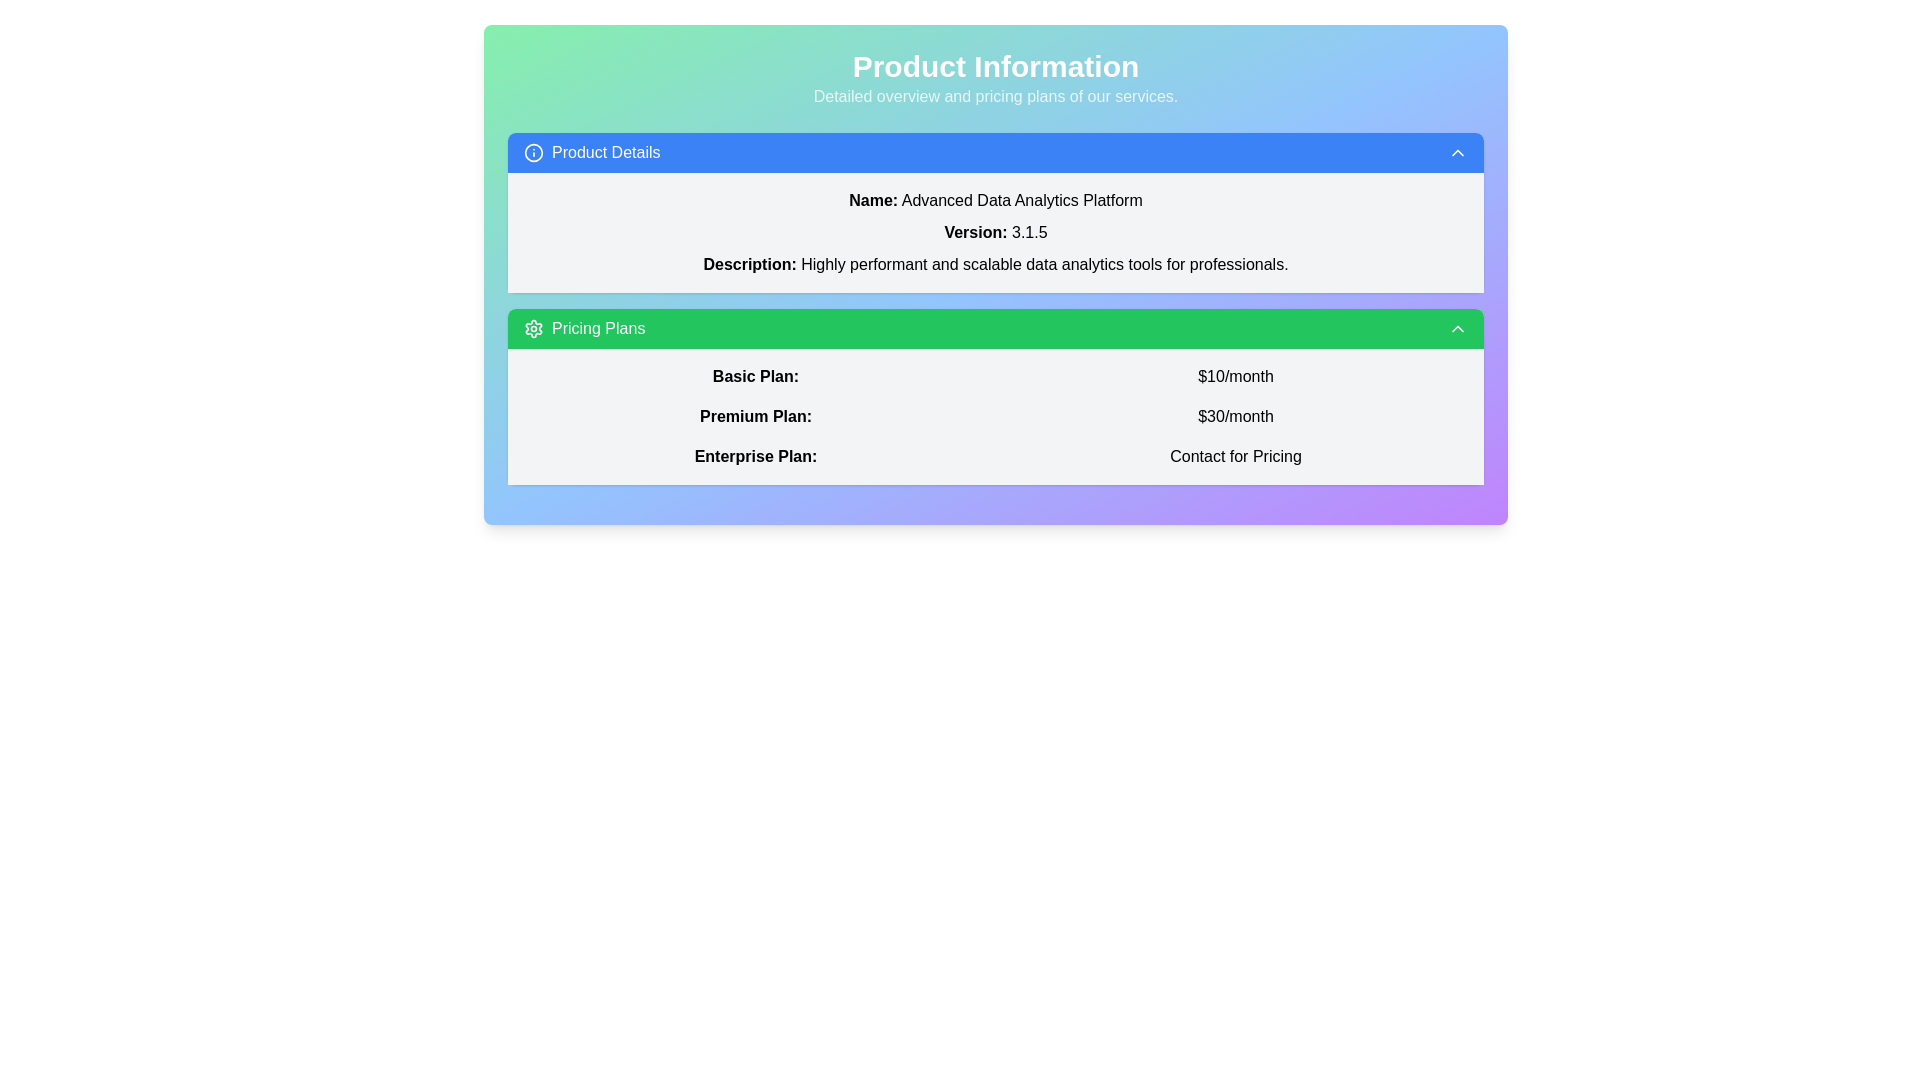 This screenshot has width=1920, height=1080. What do you see at coordinates (533, 327) in the screenshot?
I see `the cogwheel icon` at bounding box center [533, 327].